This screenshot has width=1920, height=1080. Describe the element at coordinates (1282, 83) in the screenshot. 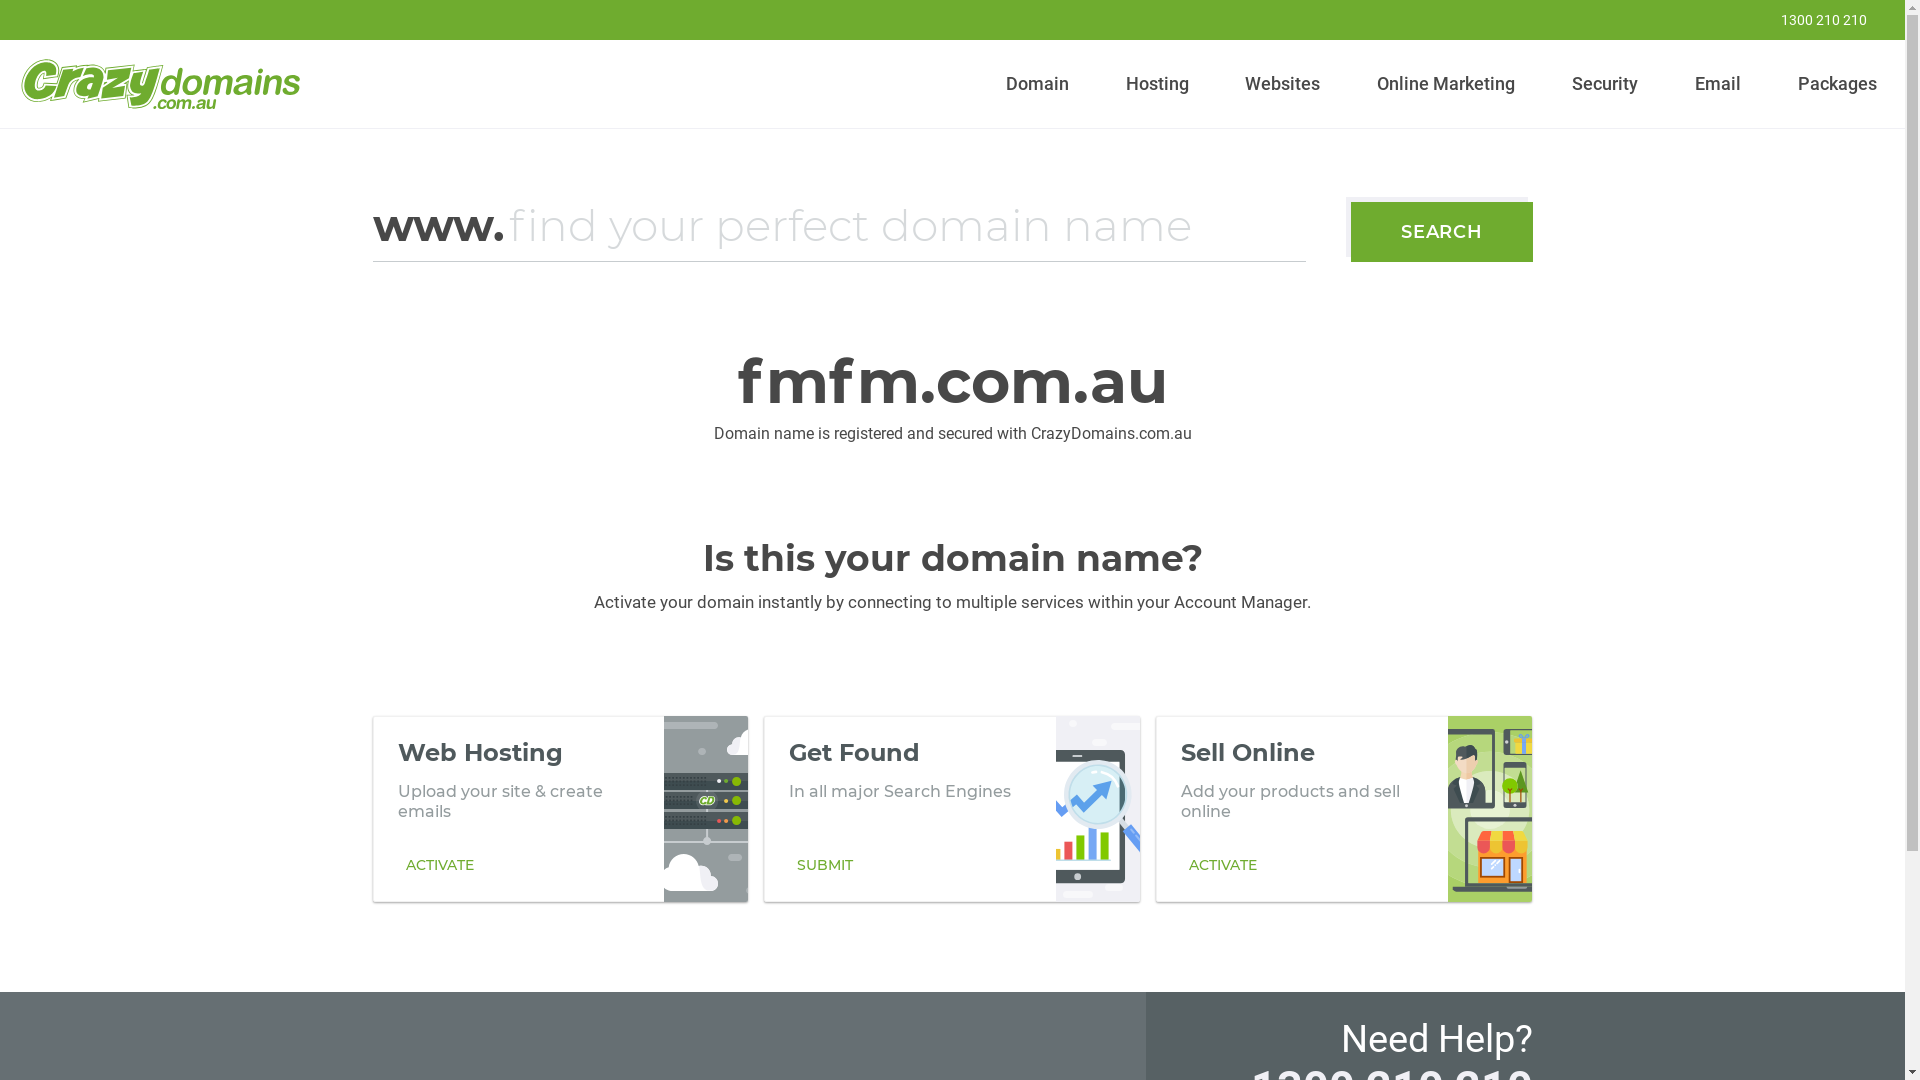

I see `'Websites'` at that location.